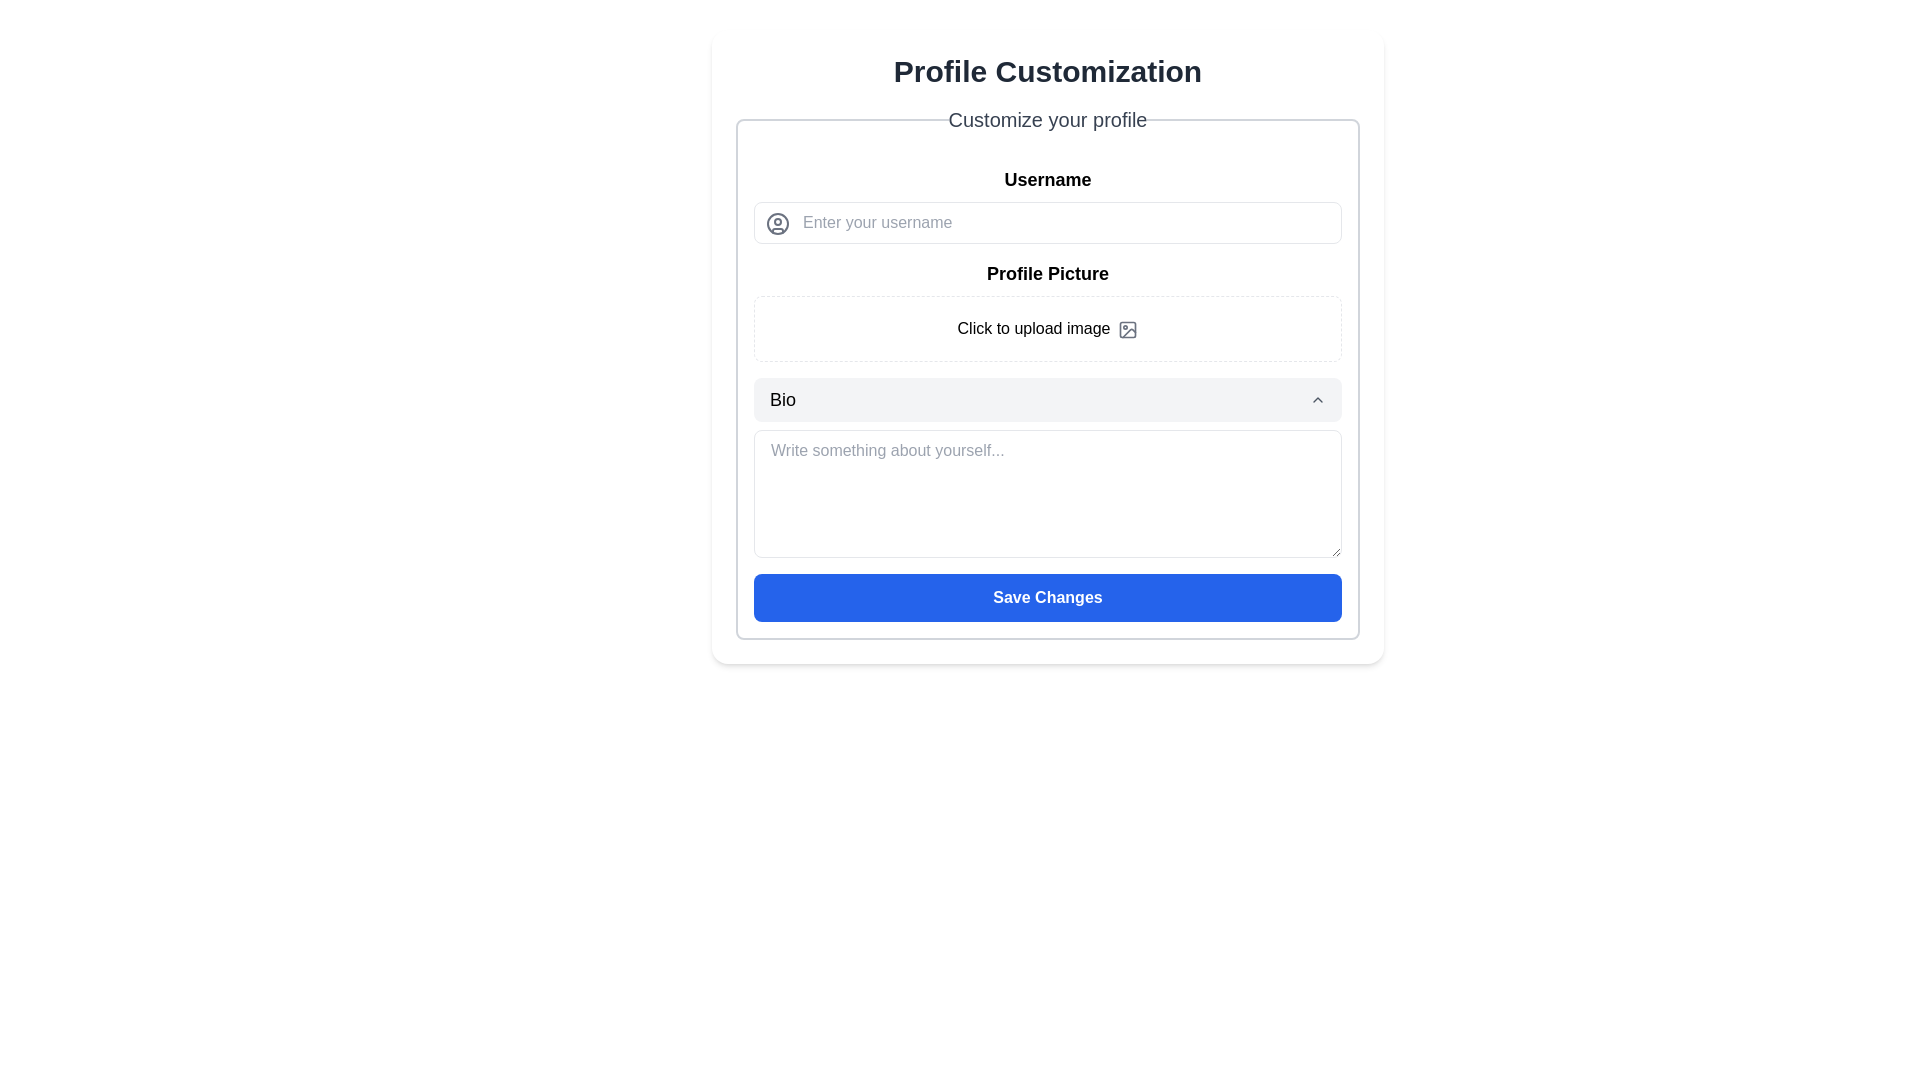 This screenshot has width=1920, height=1080. I want to click on the graphical decorative element within the image upload icon located in the Profile Picture section, which is next to the 'Click to upload image' text, so click(1128, 328).